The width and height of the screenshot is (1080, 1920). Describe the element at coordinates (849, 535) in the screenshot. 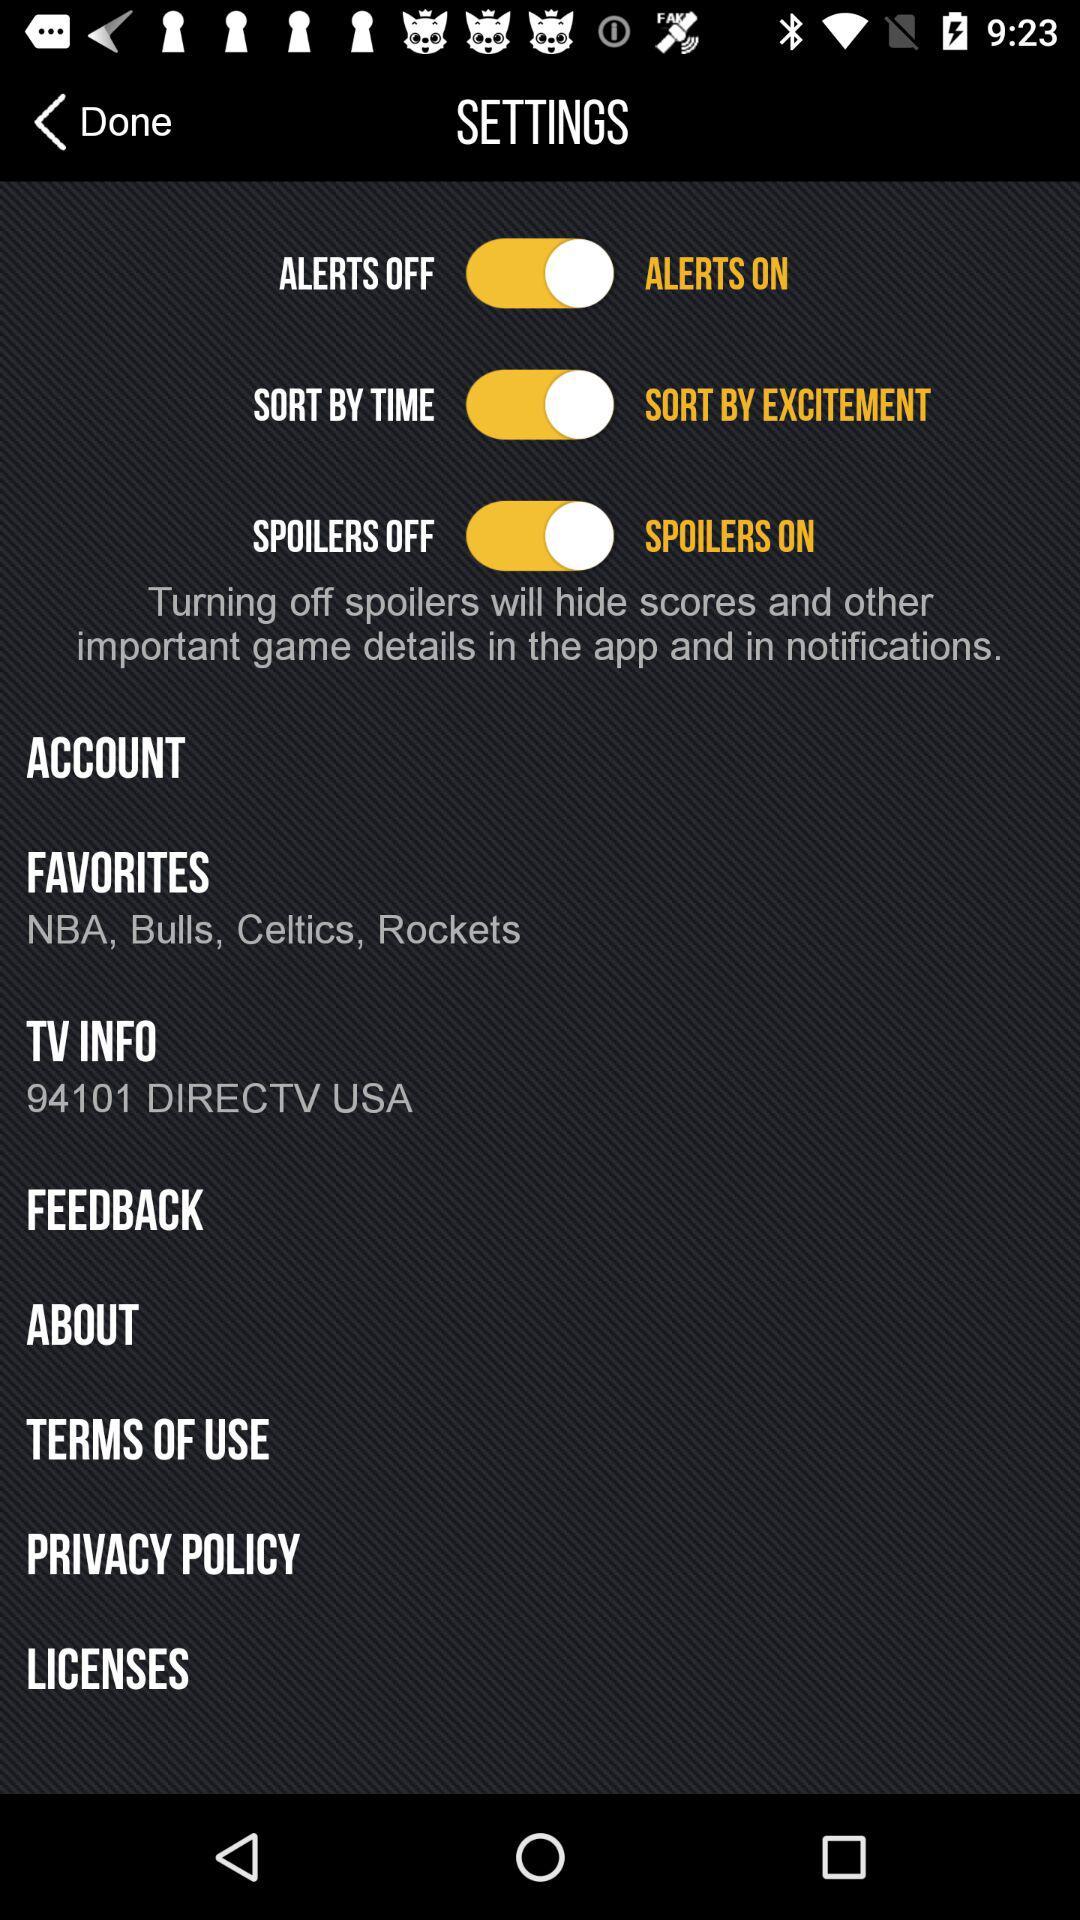

I see `the item above the turning off spoilers` at that location.